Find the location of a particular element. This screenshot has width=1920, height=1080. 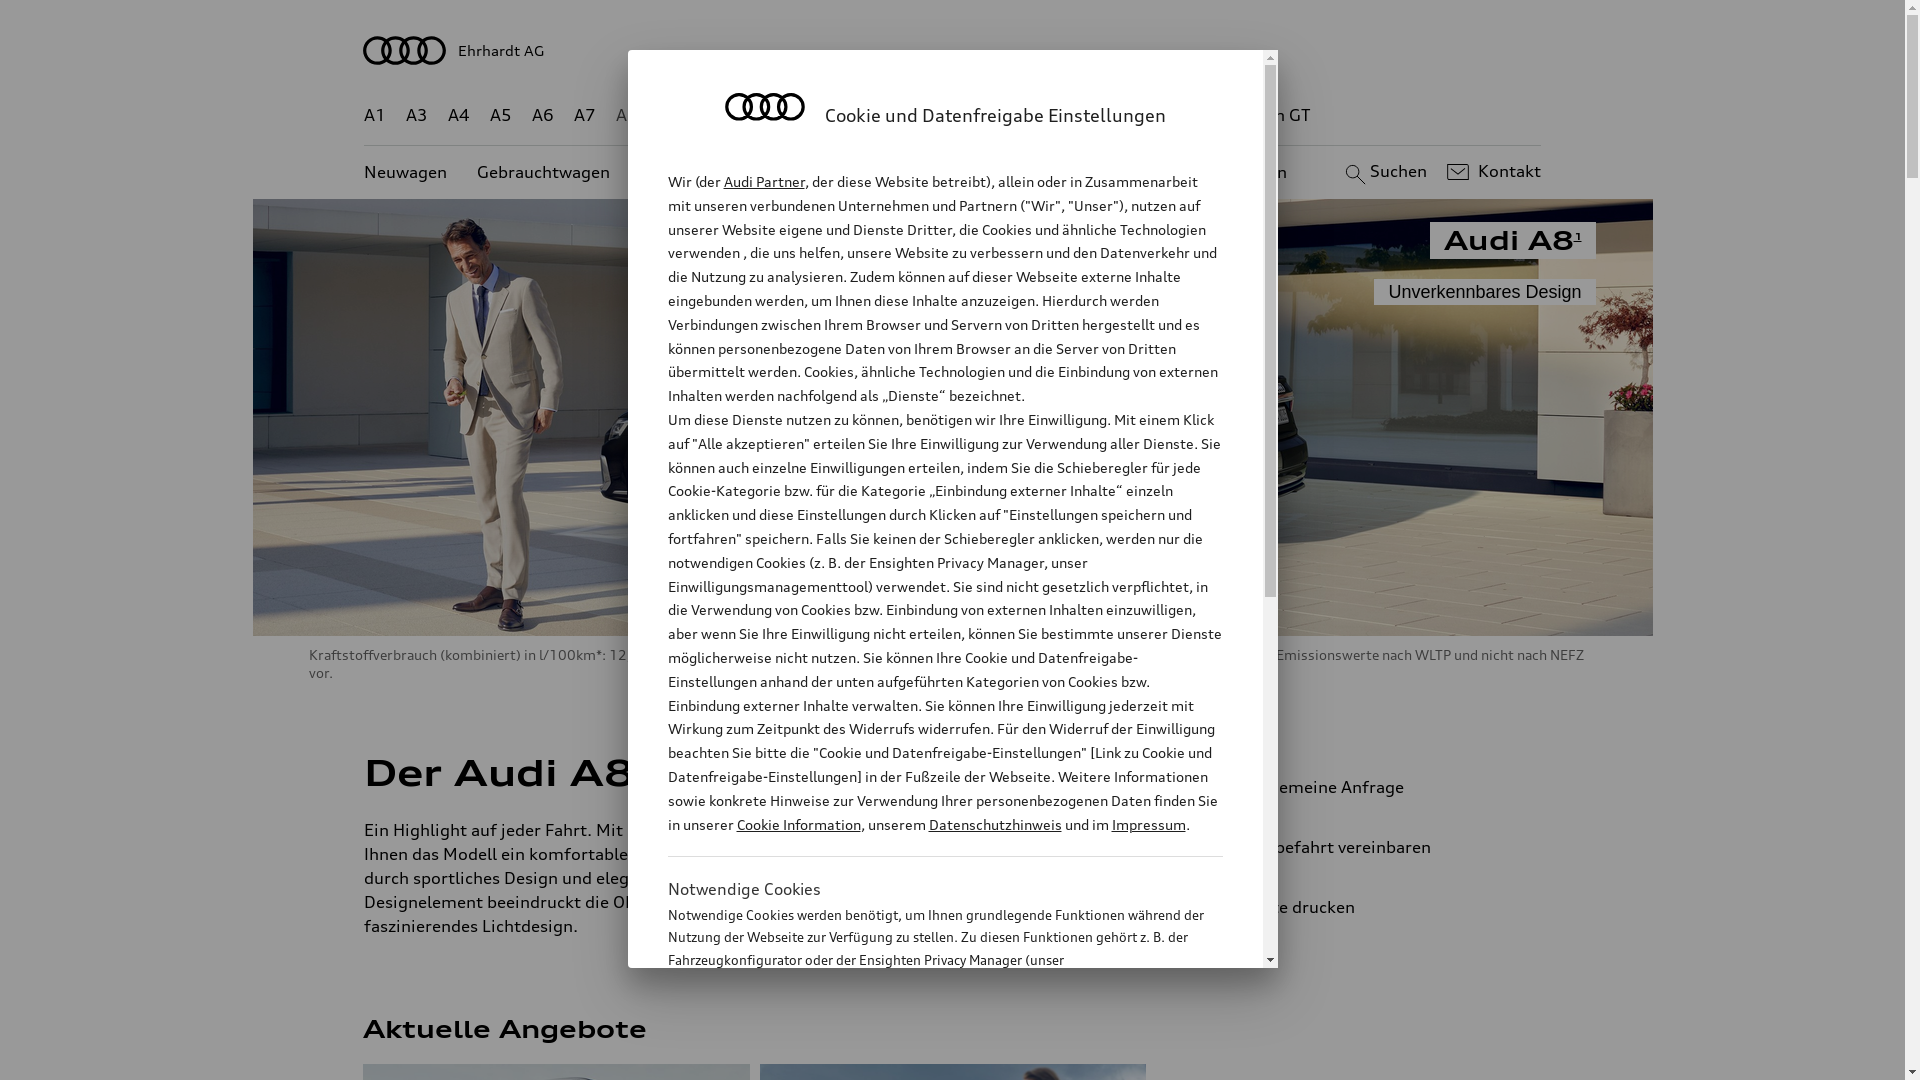

'A5' is located at coordinates (489, 115).